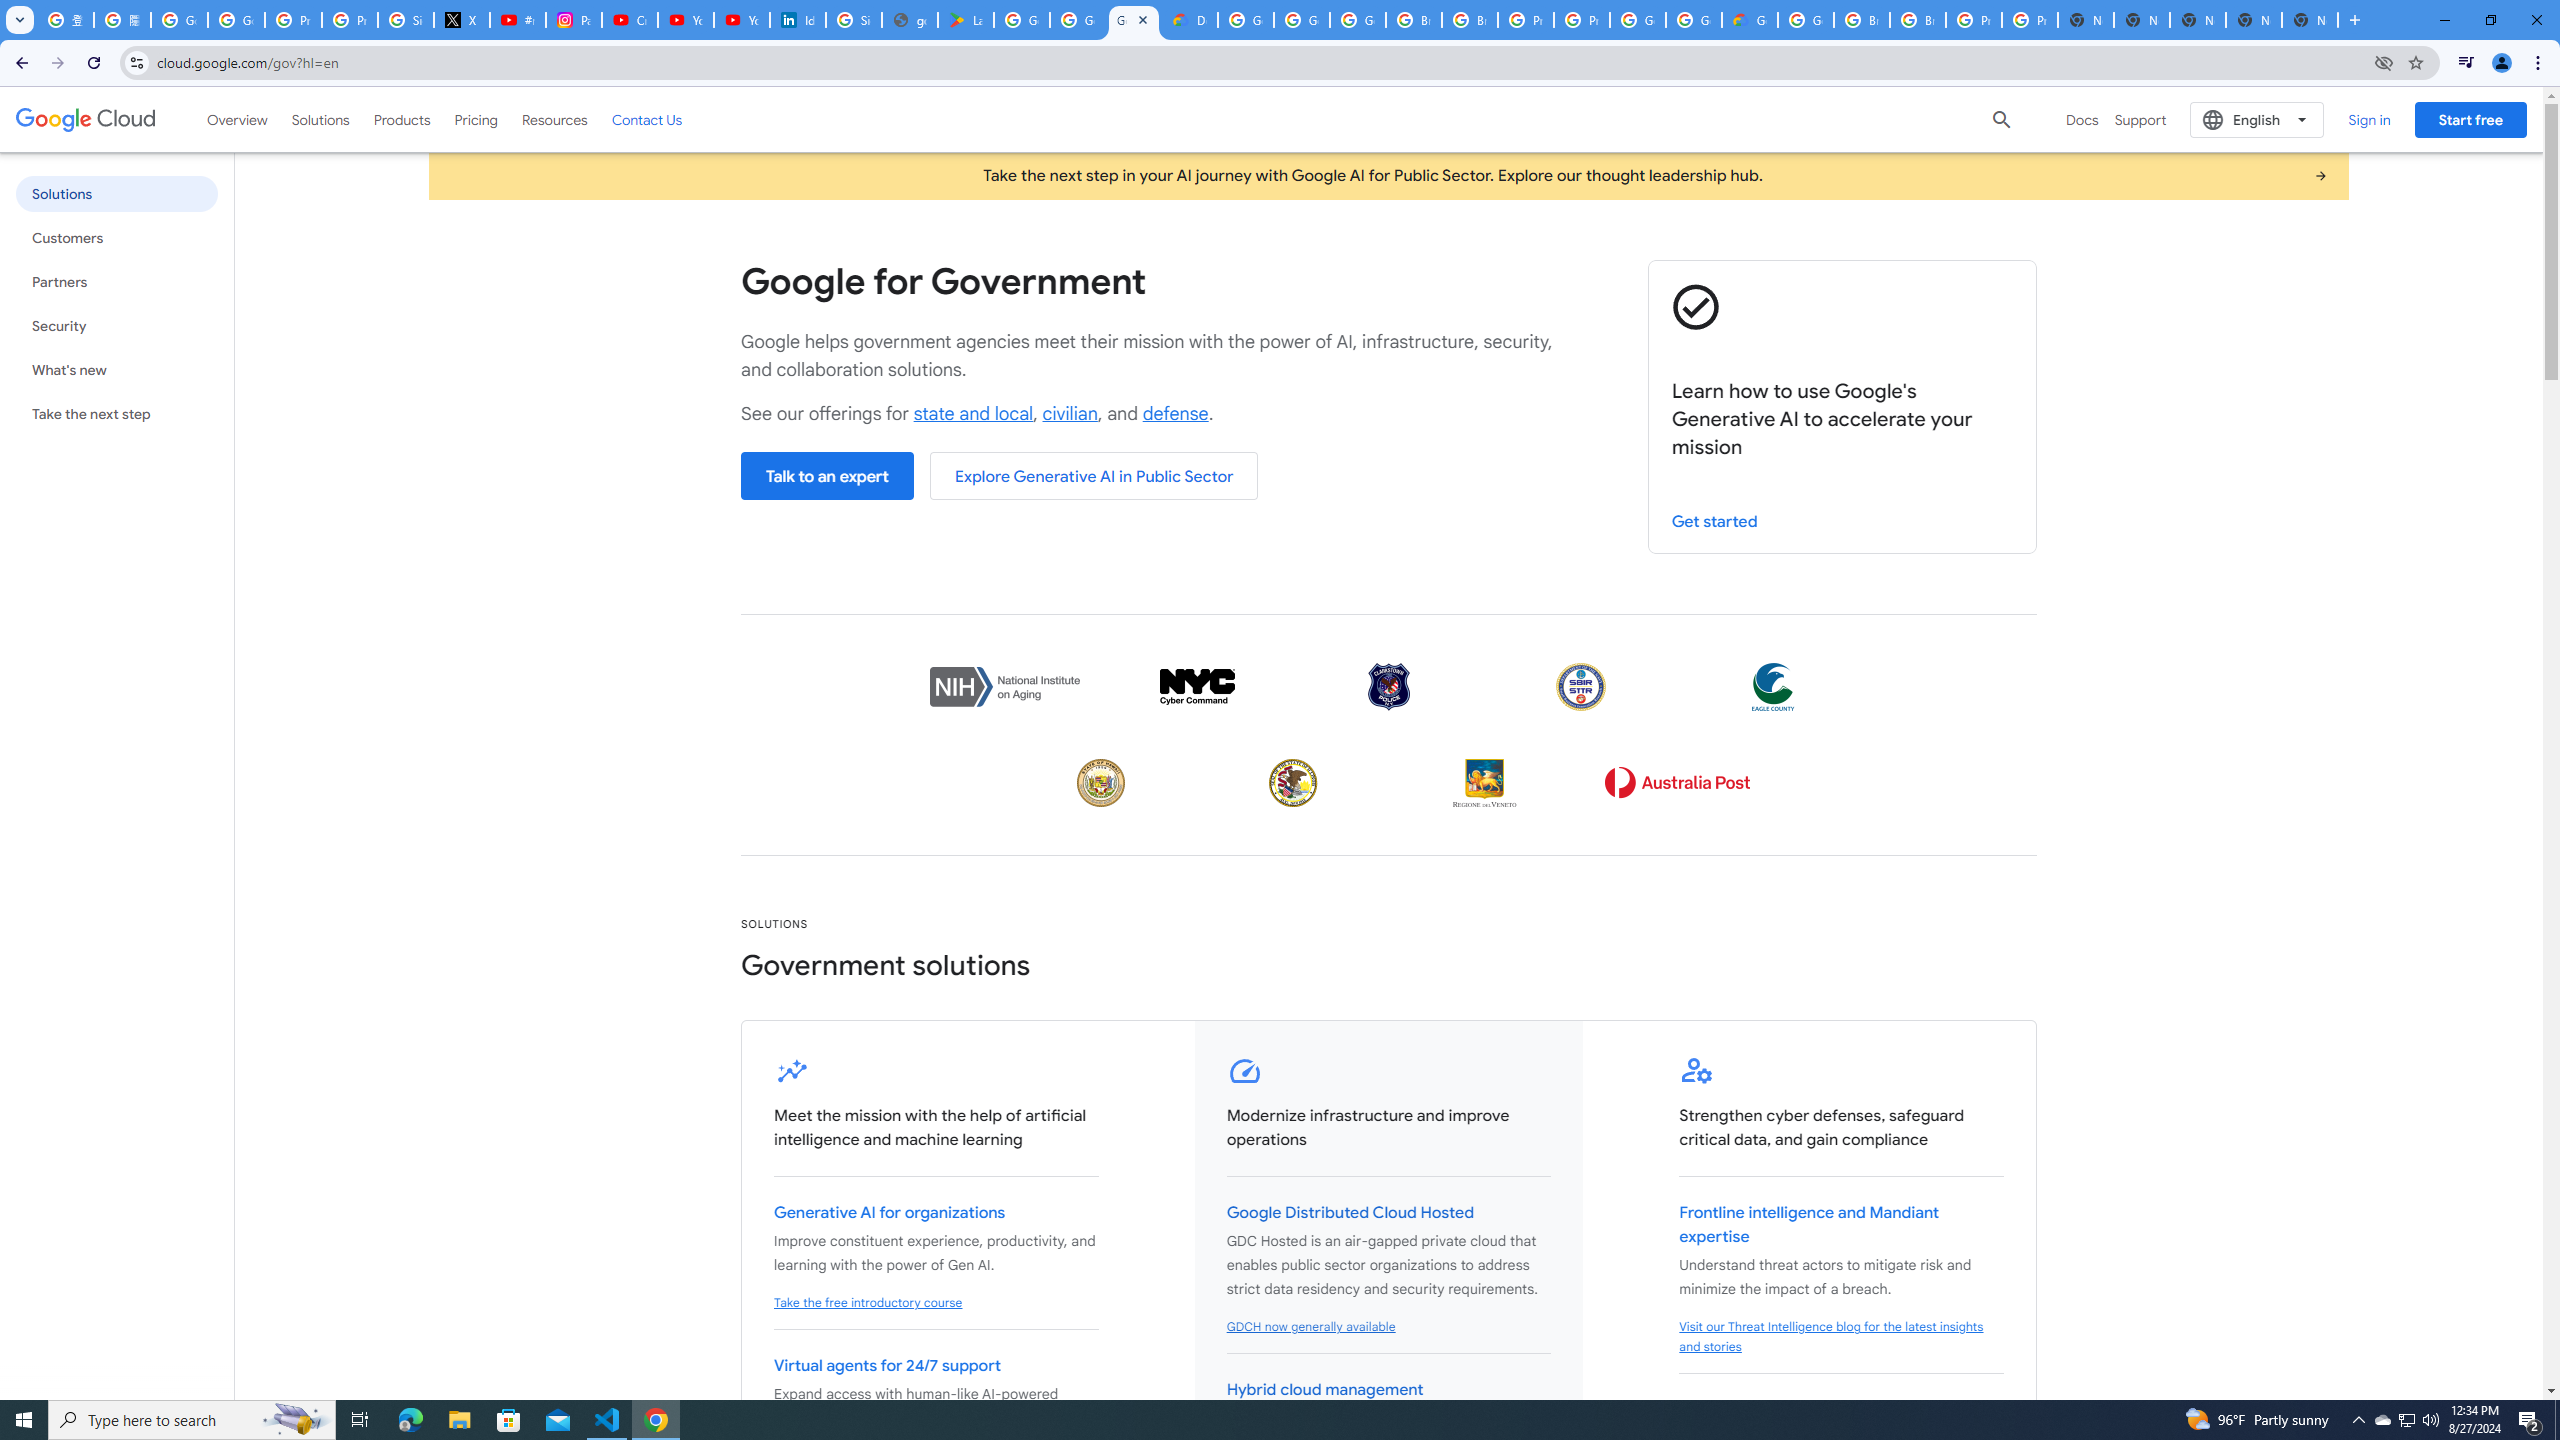 This screenshot has width=2560, height=1440. Describe the element at coordinates (2140, 118) in the screenshot. I see `'Support'` at that location.